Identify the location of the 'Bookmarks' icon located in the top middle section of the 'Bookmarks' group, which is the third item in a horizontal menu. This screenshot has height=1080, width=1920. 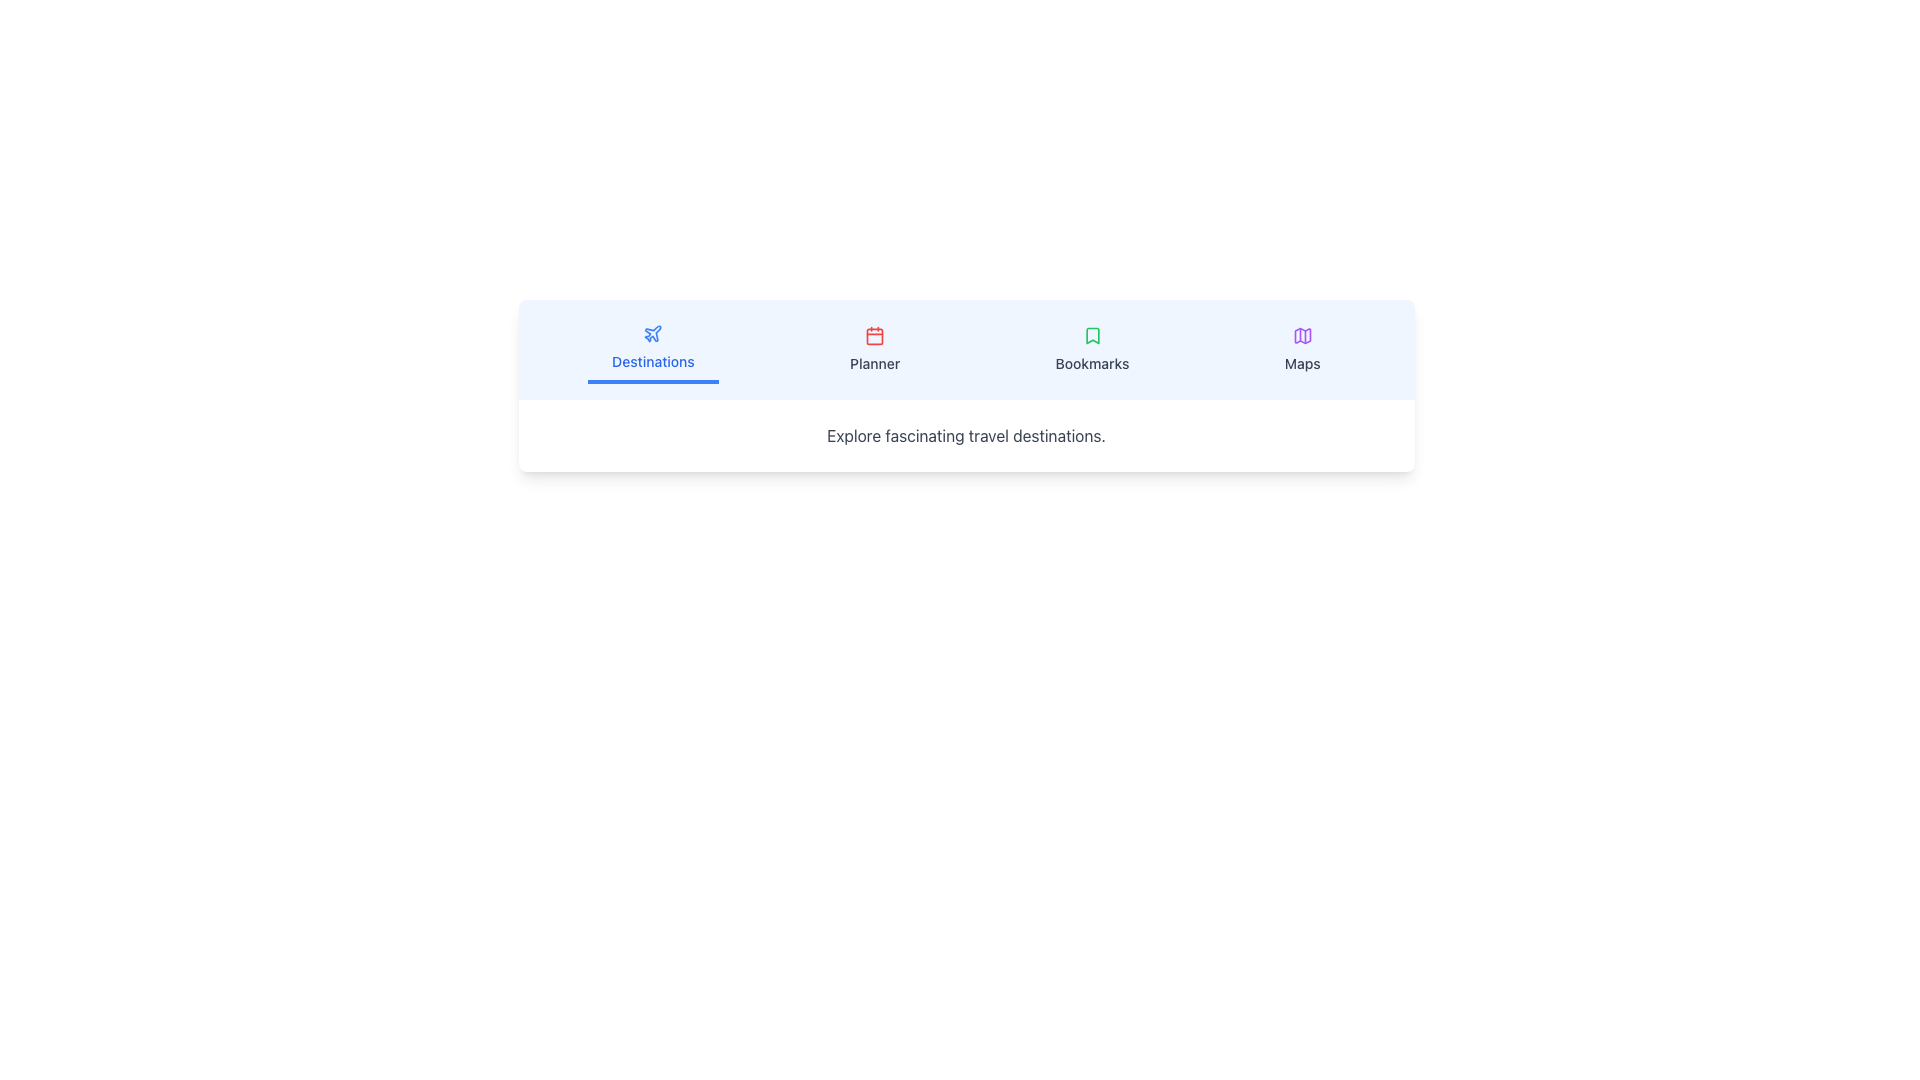
(1091, 334).